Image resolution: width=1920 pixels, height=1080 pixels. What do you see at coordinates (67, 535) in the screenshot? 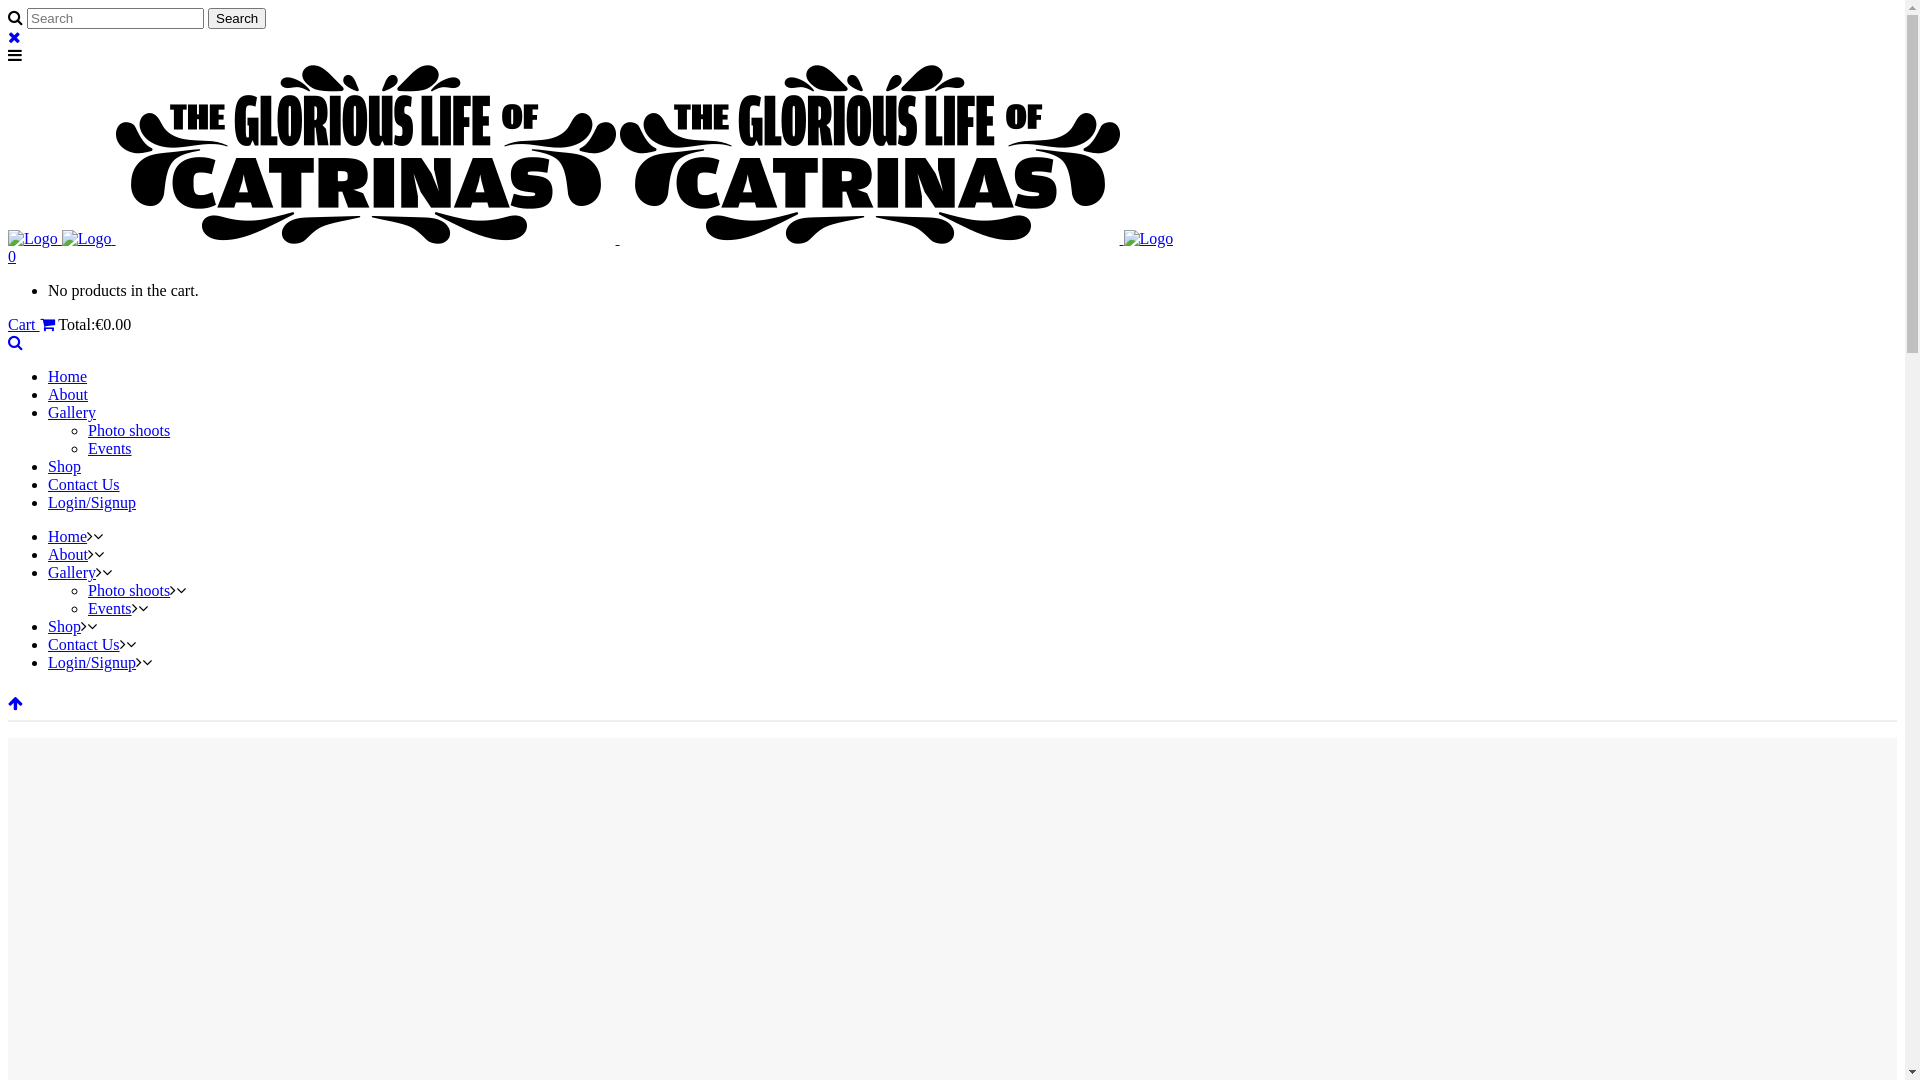
I see `'Home'` at bounding box center [67, 535].